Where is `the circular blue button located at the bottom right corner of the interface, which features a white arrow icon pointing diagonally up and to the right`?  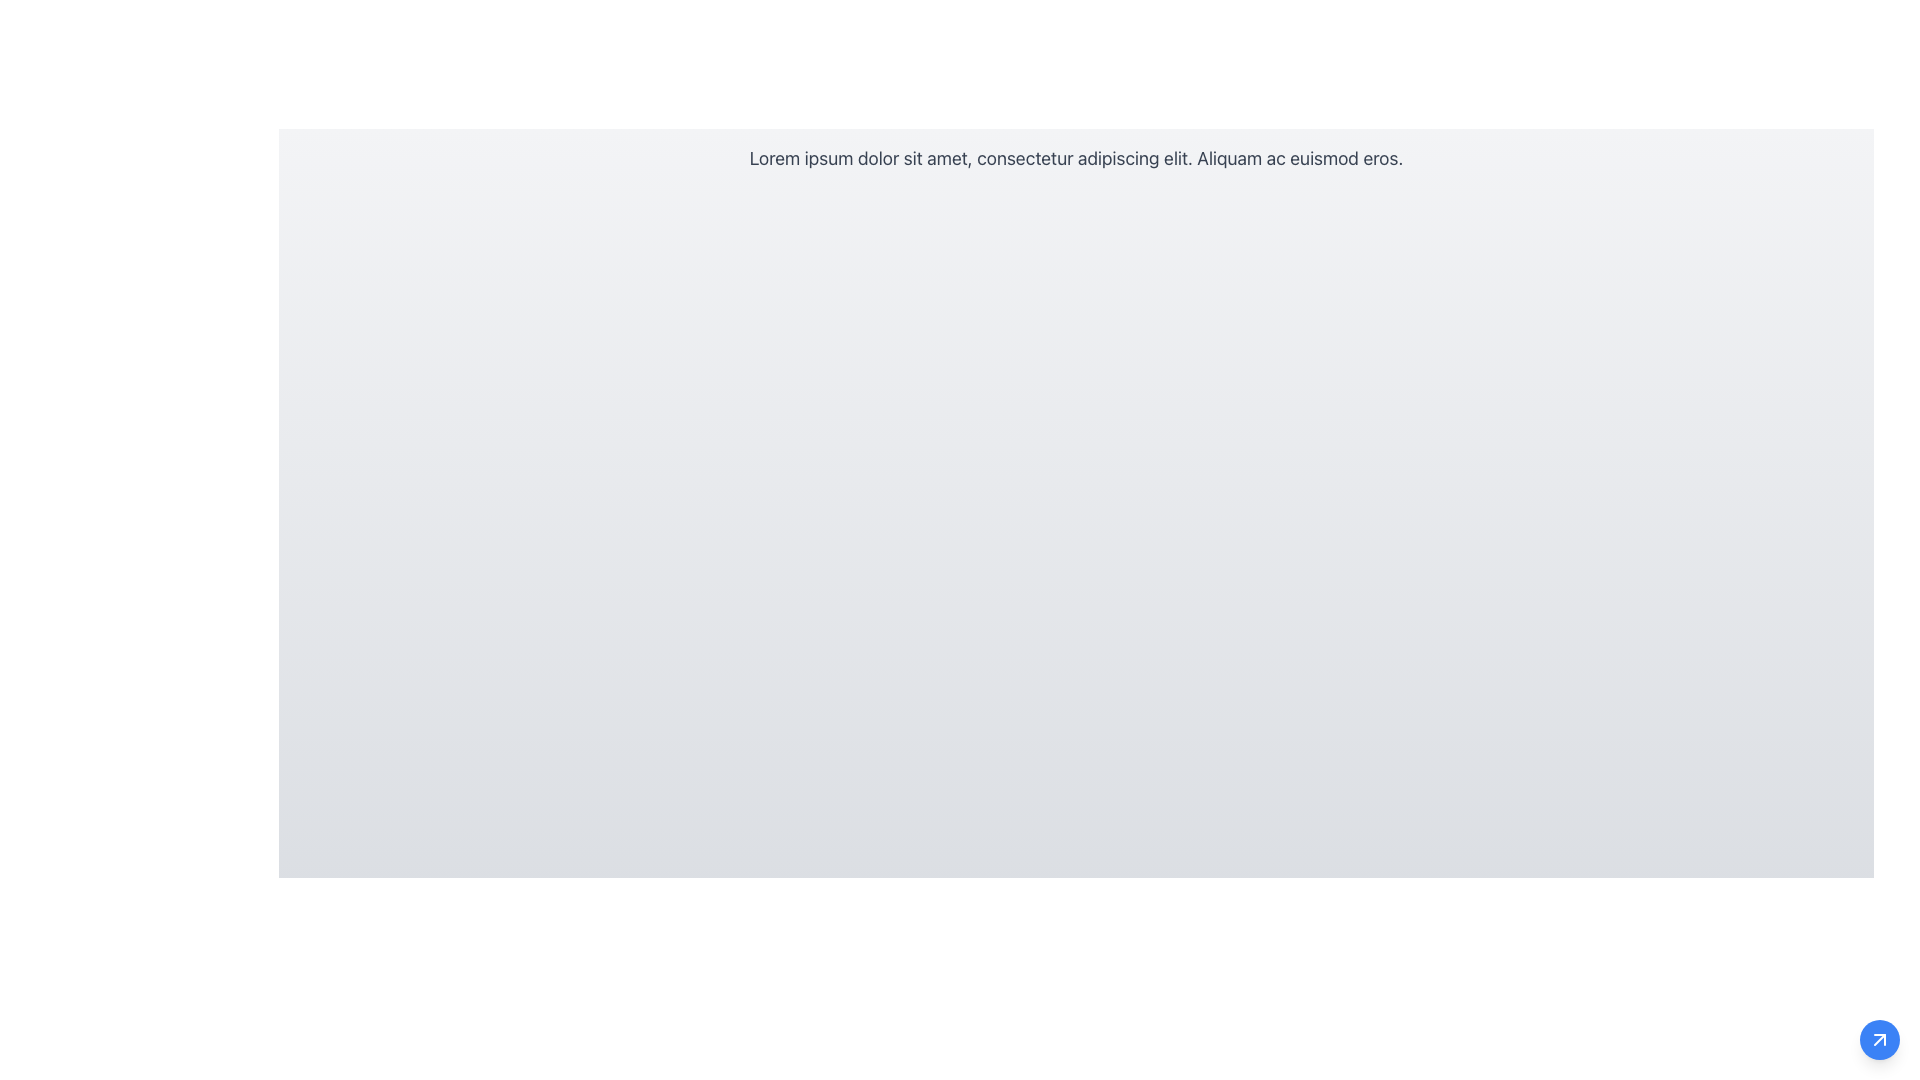
the circular blue button located at the bottom right corner of the interface, which features a white arrow icon pointing diagonally up and to the right is located at coordinates (1879, 1039).